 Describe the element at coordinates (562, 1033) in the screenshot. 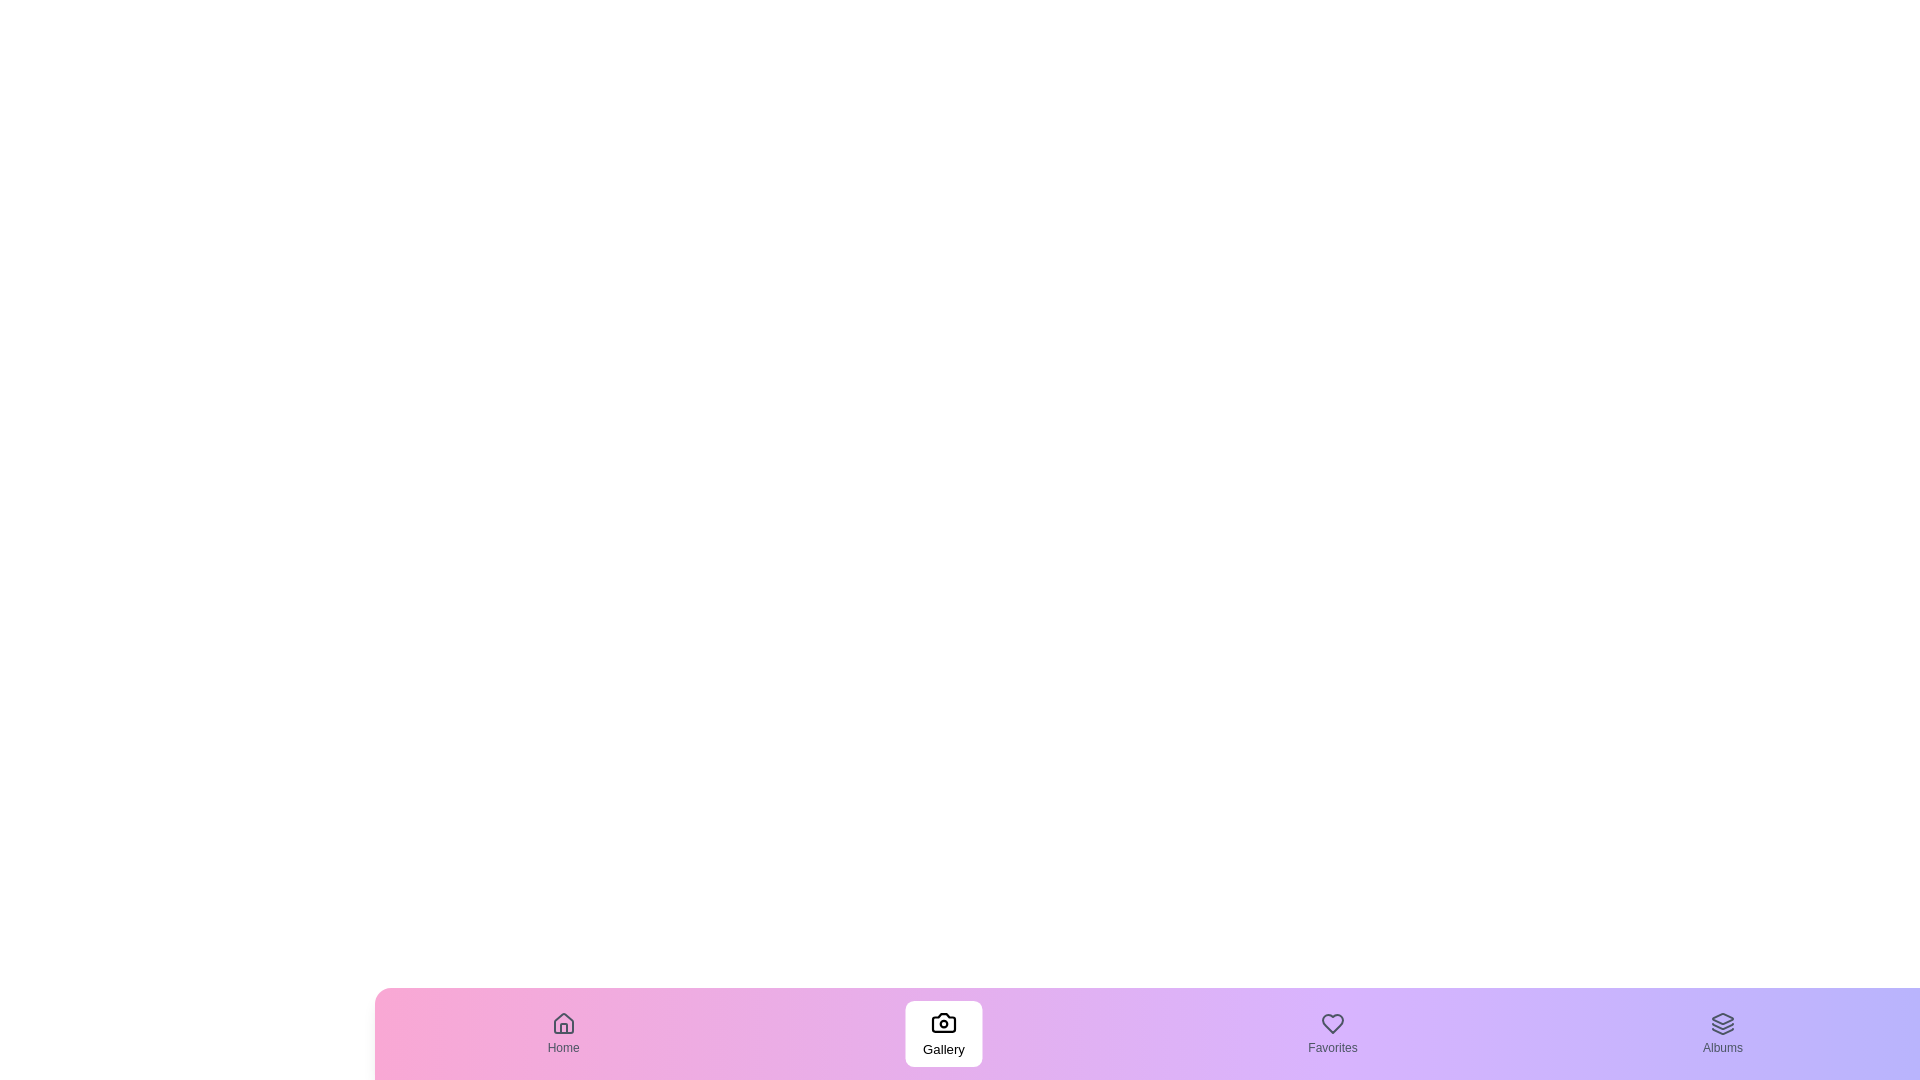

I see `the home tab in the navigation bar` at that location.